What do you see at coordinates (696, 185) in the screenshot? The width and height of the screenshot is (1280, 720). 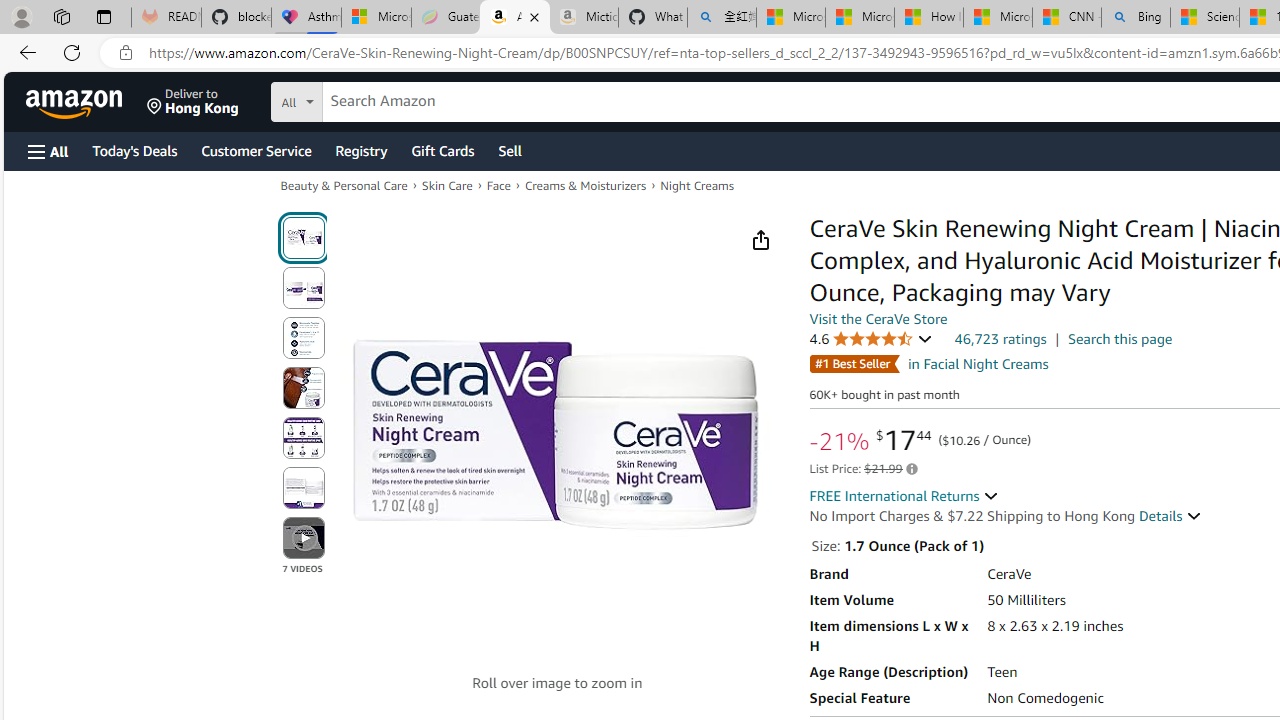 I see `'Night Creams'` at bounding box center [696, 185].